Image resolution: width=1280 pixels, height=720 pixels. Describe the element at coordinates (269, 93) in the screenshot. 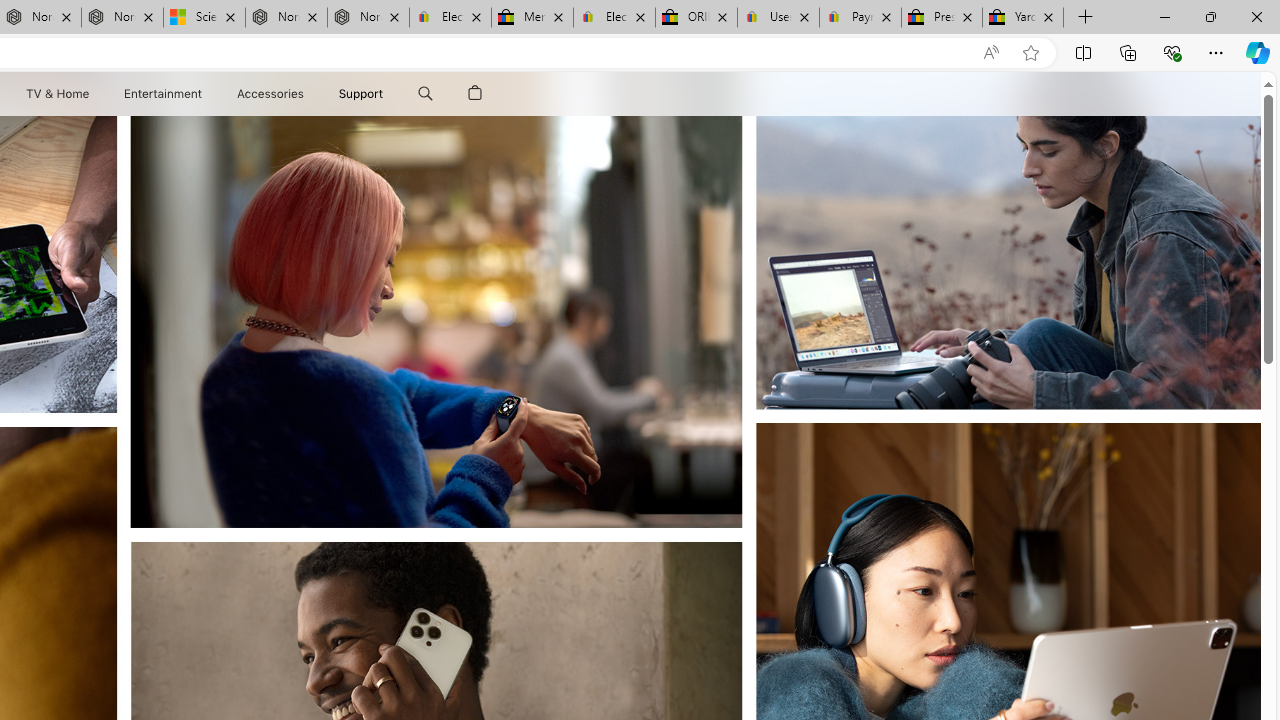

I see `'Accessories'` at that location.